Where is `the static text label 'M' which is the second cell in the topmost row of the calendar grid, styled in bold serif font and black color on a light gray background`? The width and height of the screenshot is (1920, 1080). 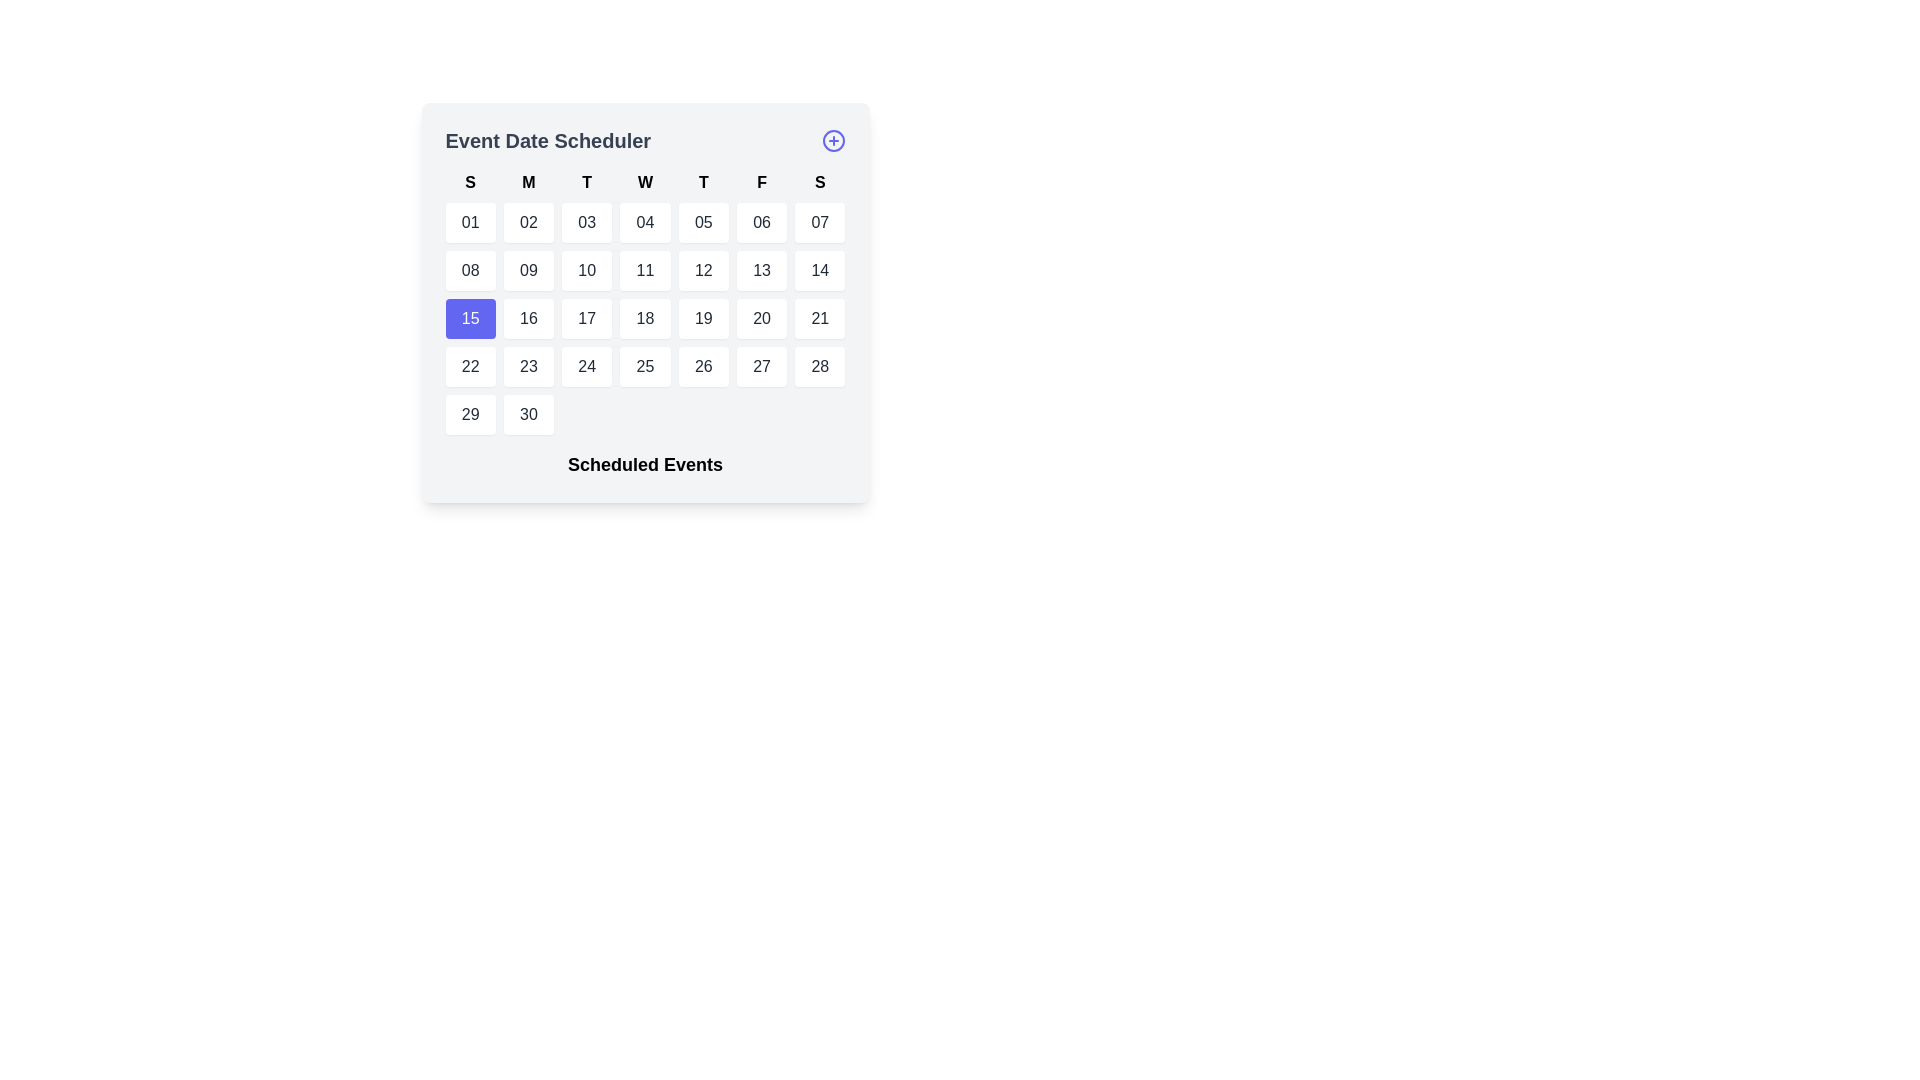
the static text label 'M' which is the second cell in the topmost row of the calendar grid, styled in bold serif font and black color on a light gray background is located at coordinates (528, 182).